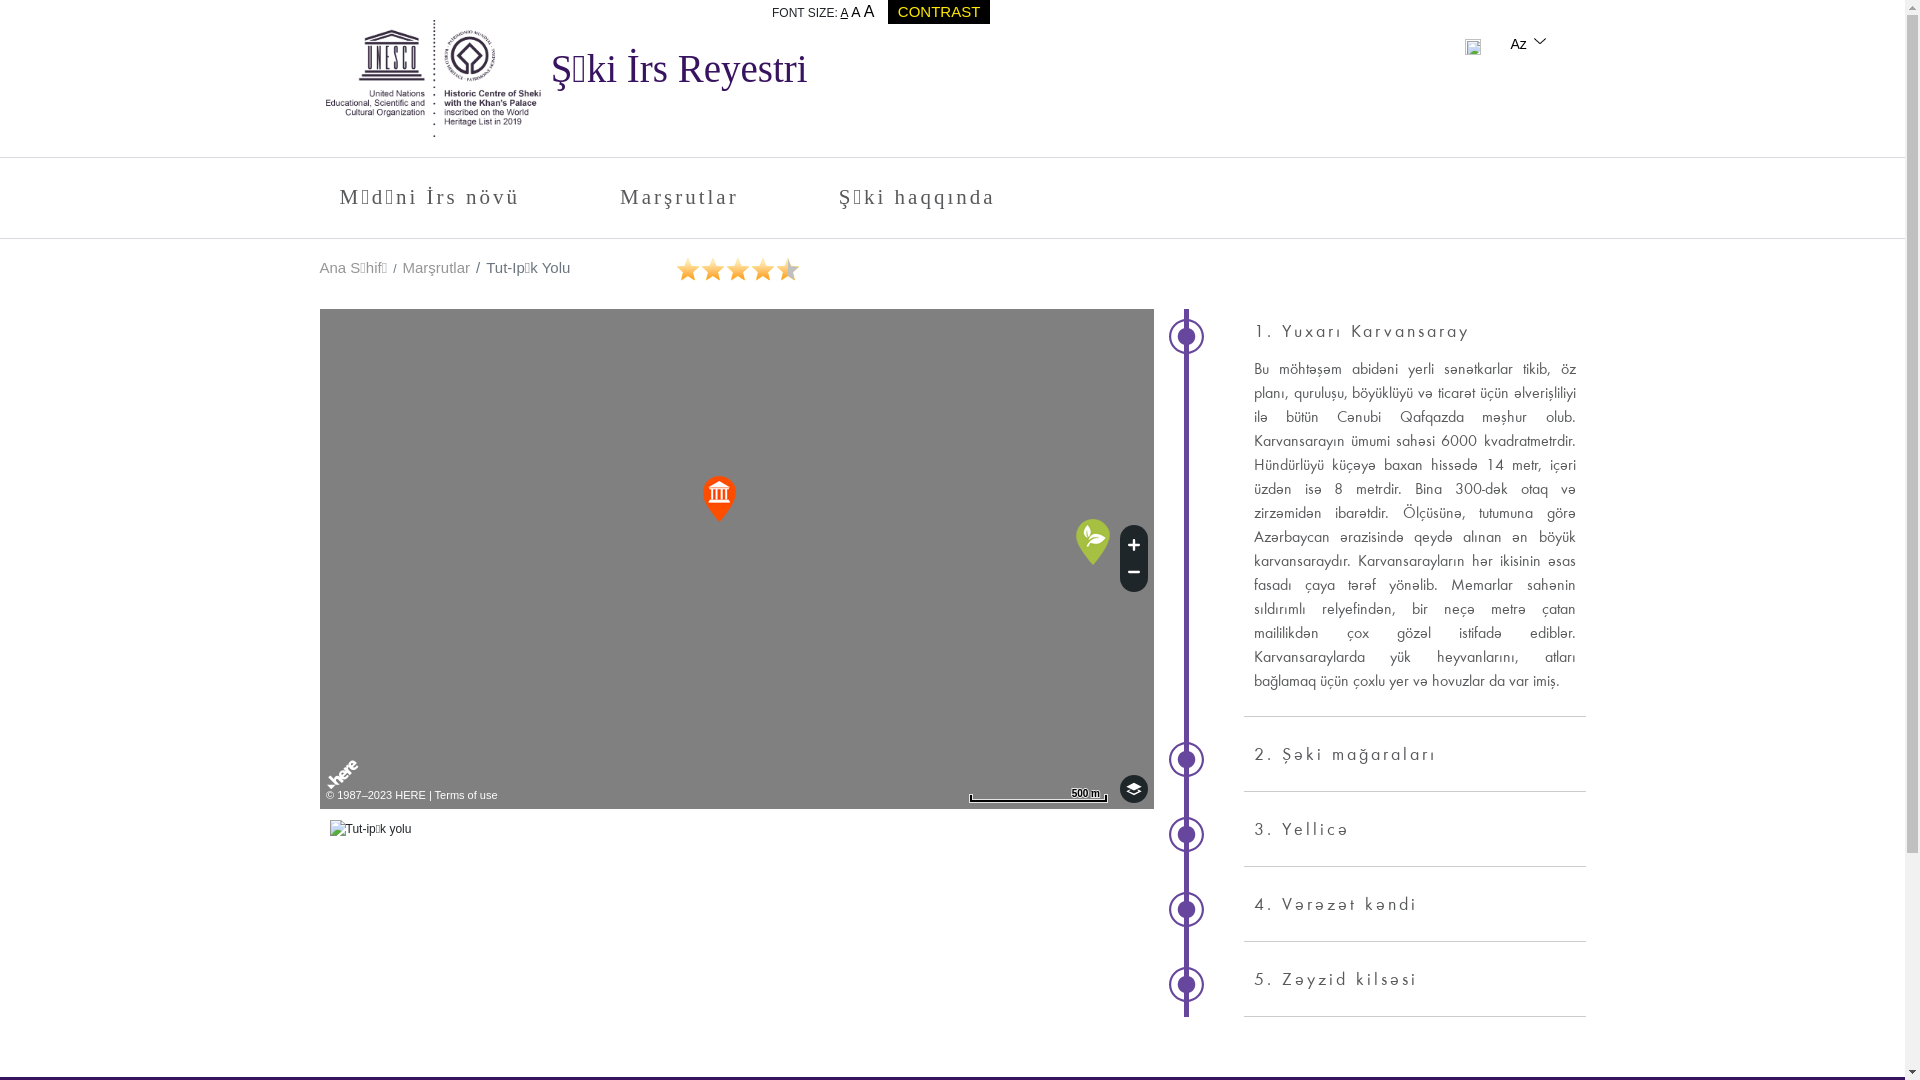 The image size is (1920, 1080). I want to click on 'Terms of use', so click(465, 793).